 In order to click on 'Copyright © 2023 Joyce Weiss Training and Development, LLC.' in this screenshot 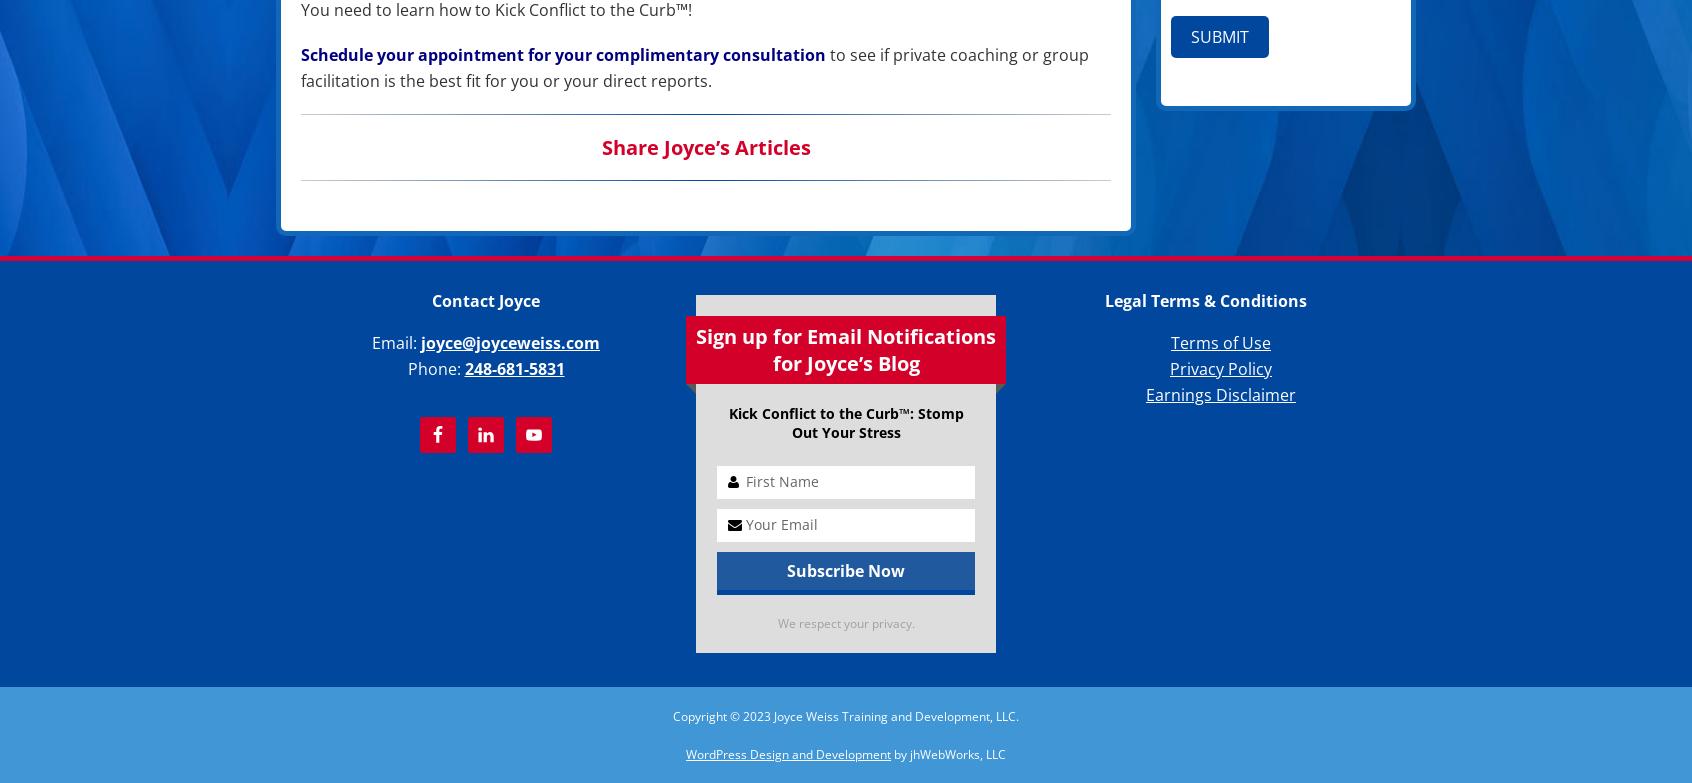, I will do `click(846, 715)`.